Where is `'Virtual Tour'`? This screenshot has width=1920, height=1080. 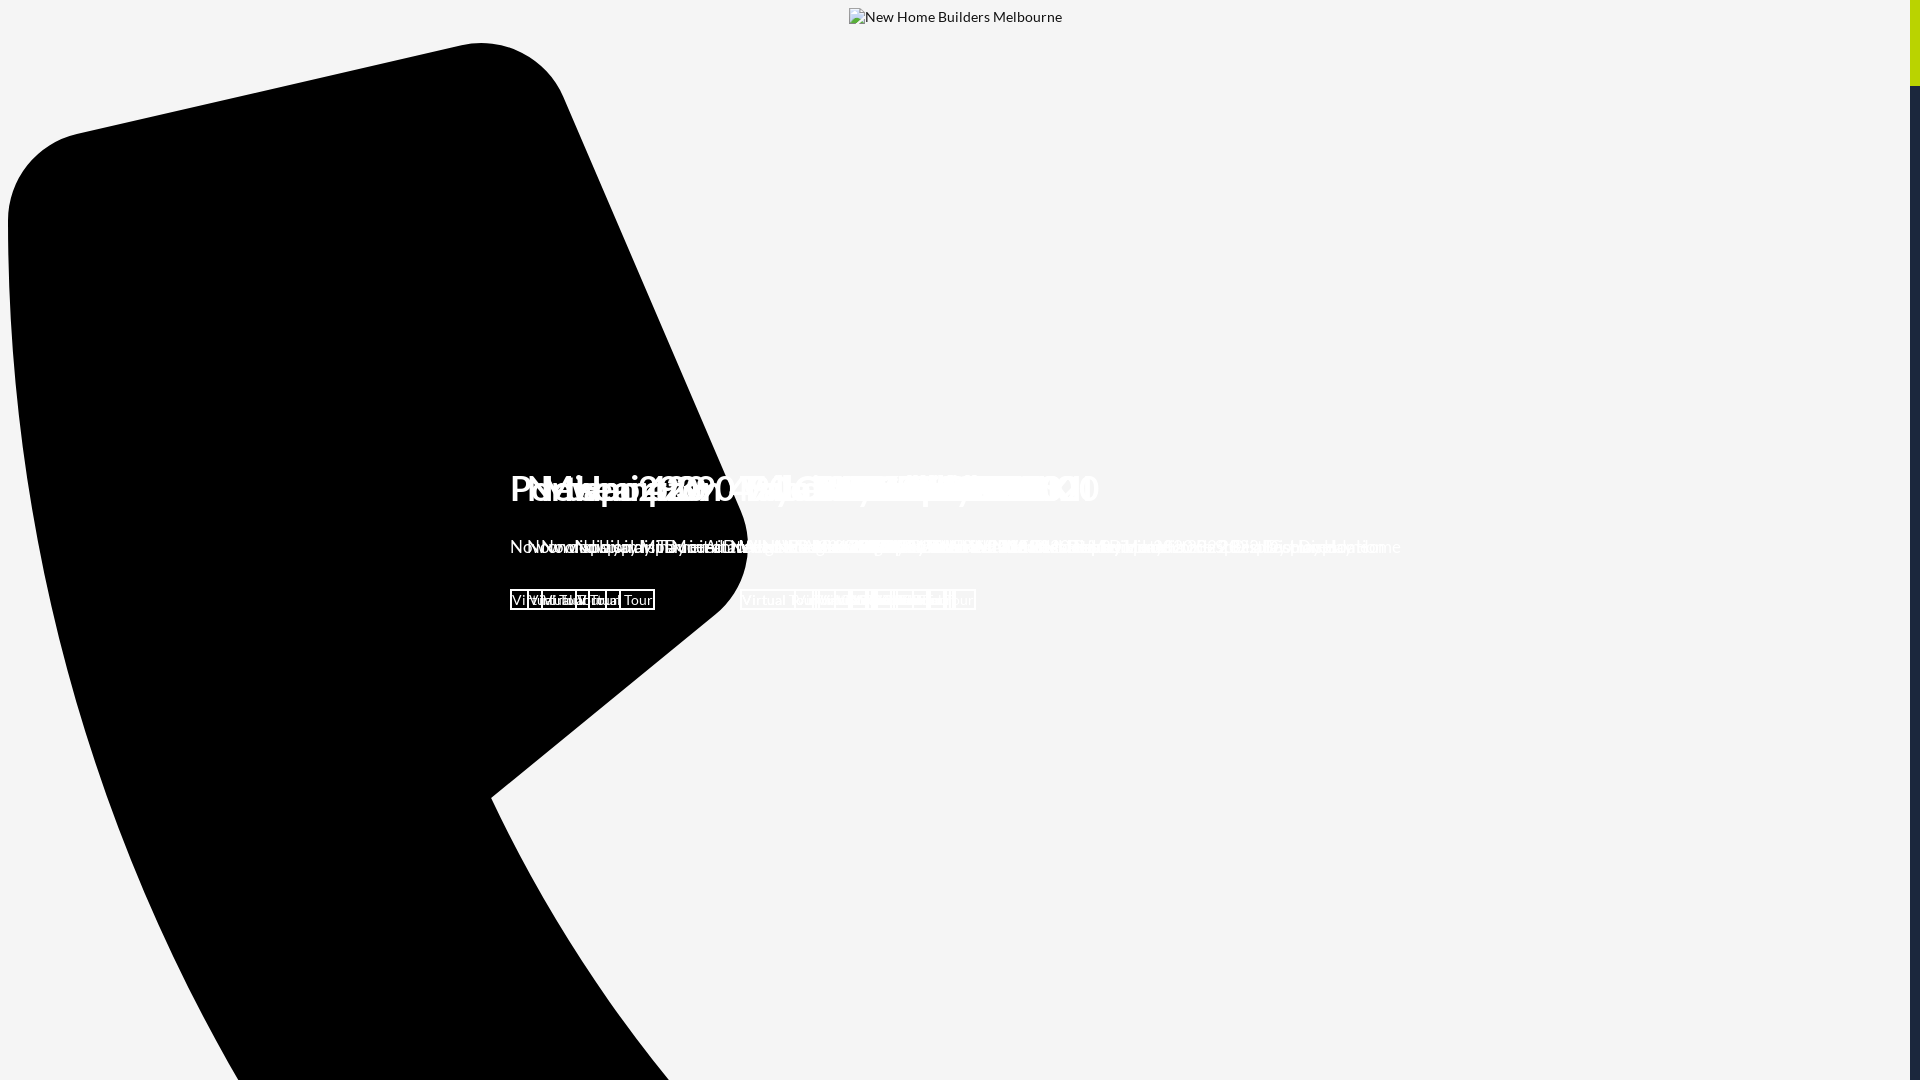
'Virtual Tour' is located at coordinates (858, 598).